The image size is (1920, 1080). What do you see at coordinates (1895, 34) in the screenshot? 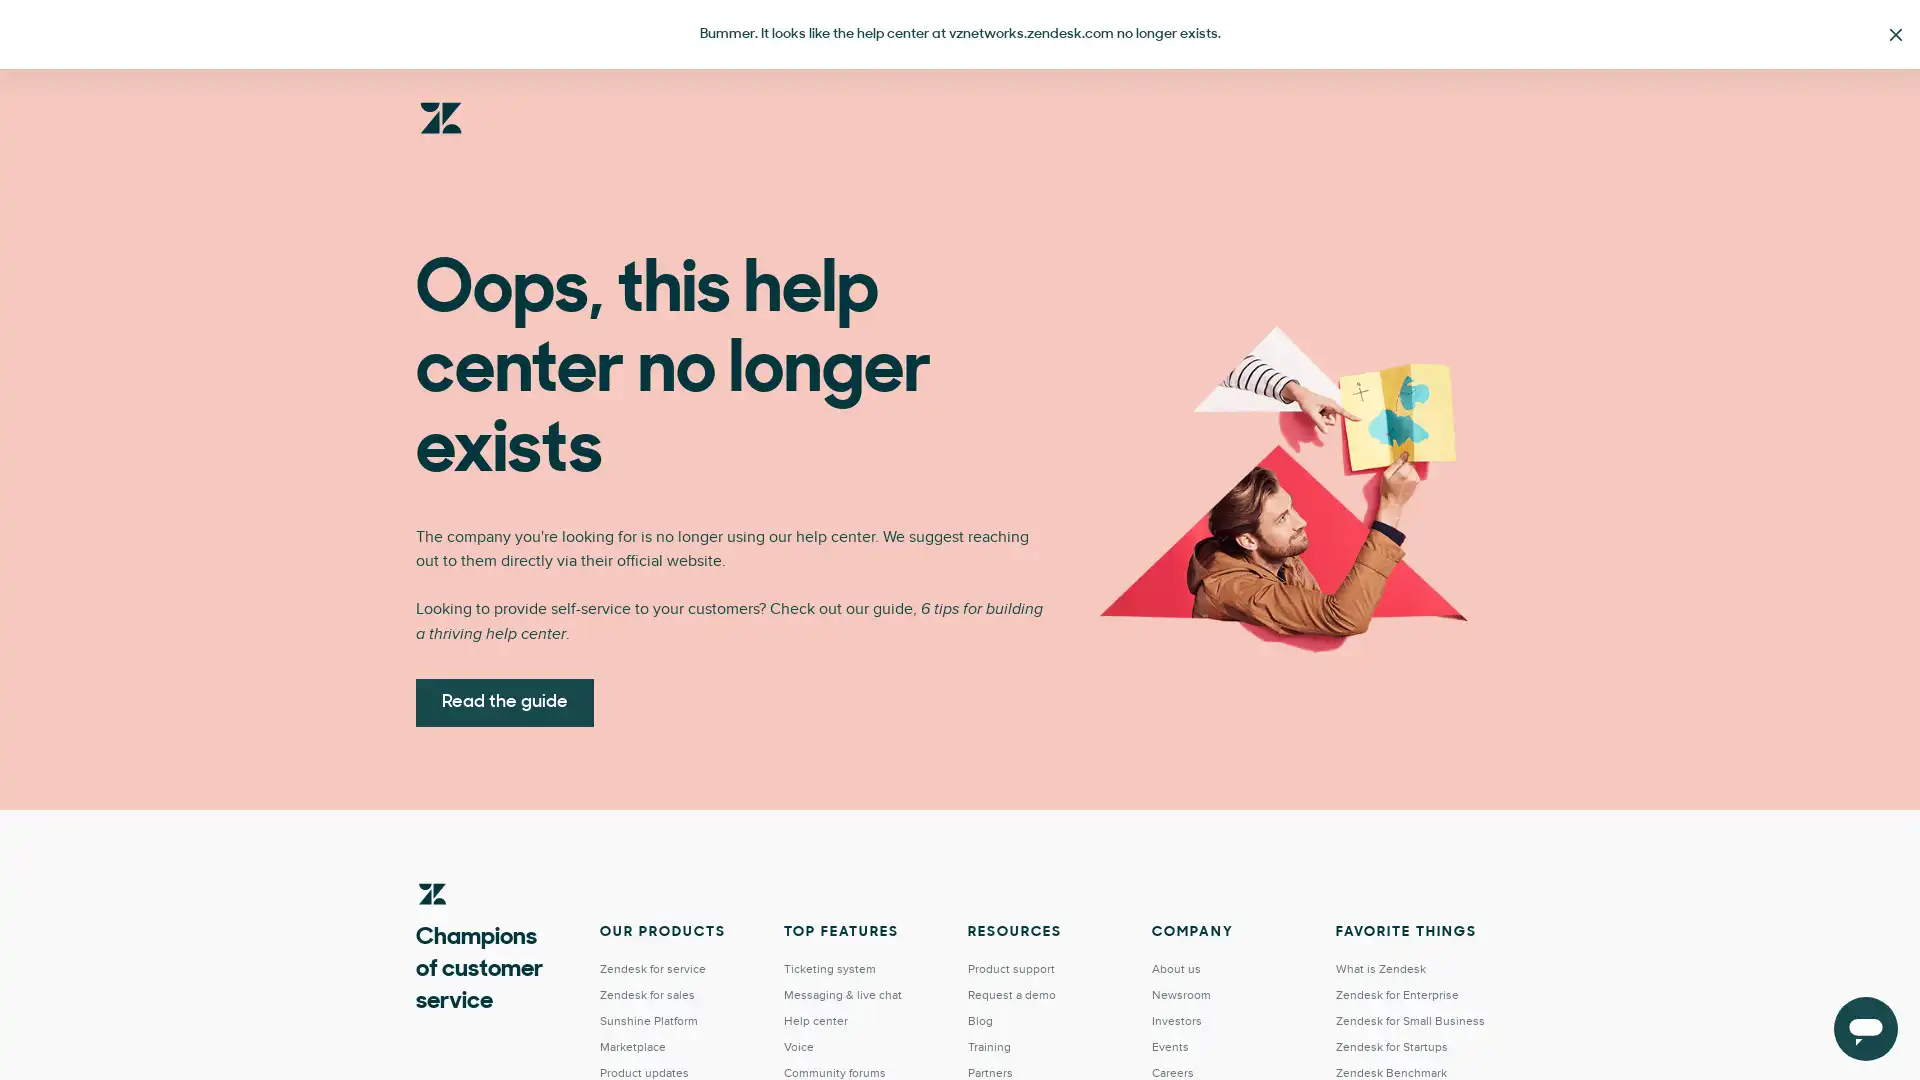
I see `Close` at bounding box center [1895, 34].